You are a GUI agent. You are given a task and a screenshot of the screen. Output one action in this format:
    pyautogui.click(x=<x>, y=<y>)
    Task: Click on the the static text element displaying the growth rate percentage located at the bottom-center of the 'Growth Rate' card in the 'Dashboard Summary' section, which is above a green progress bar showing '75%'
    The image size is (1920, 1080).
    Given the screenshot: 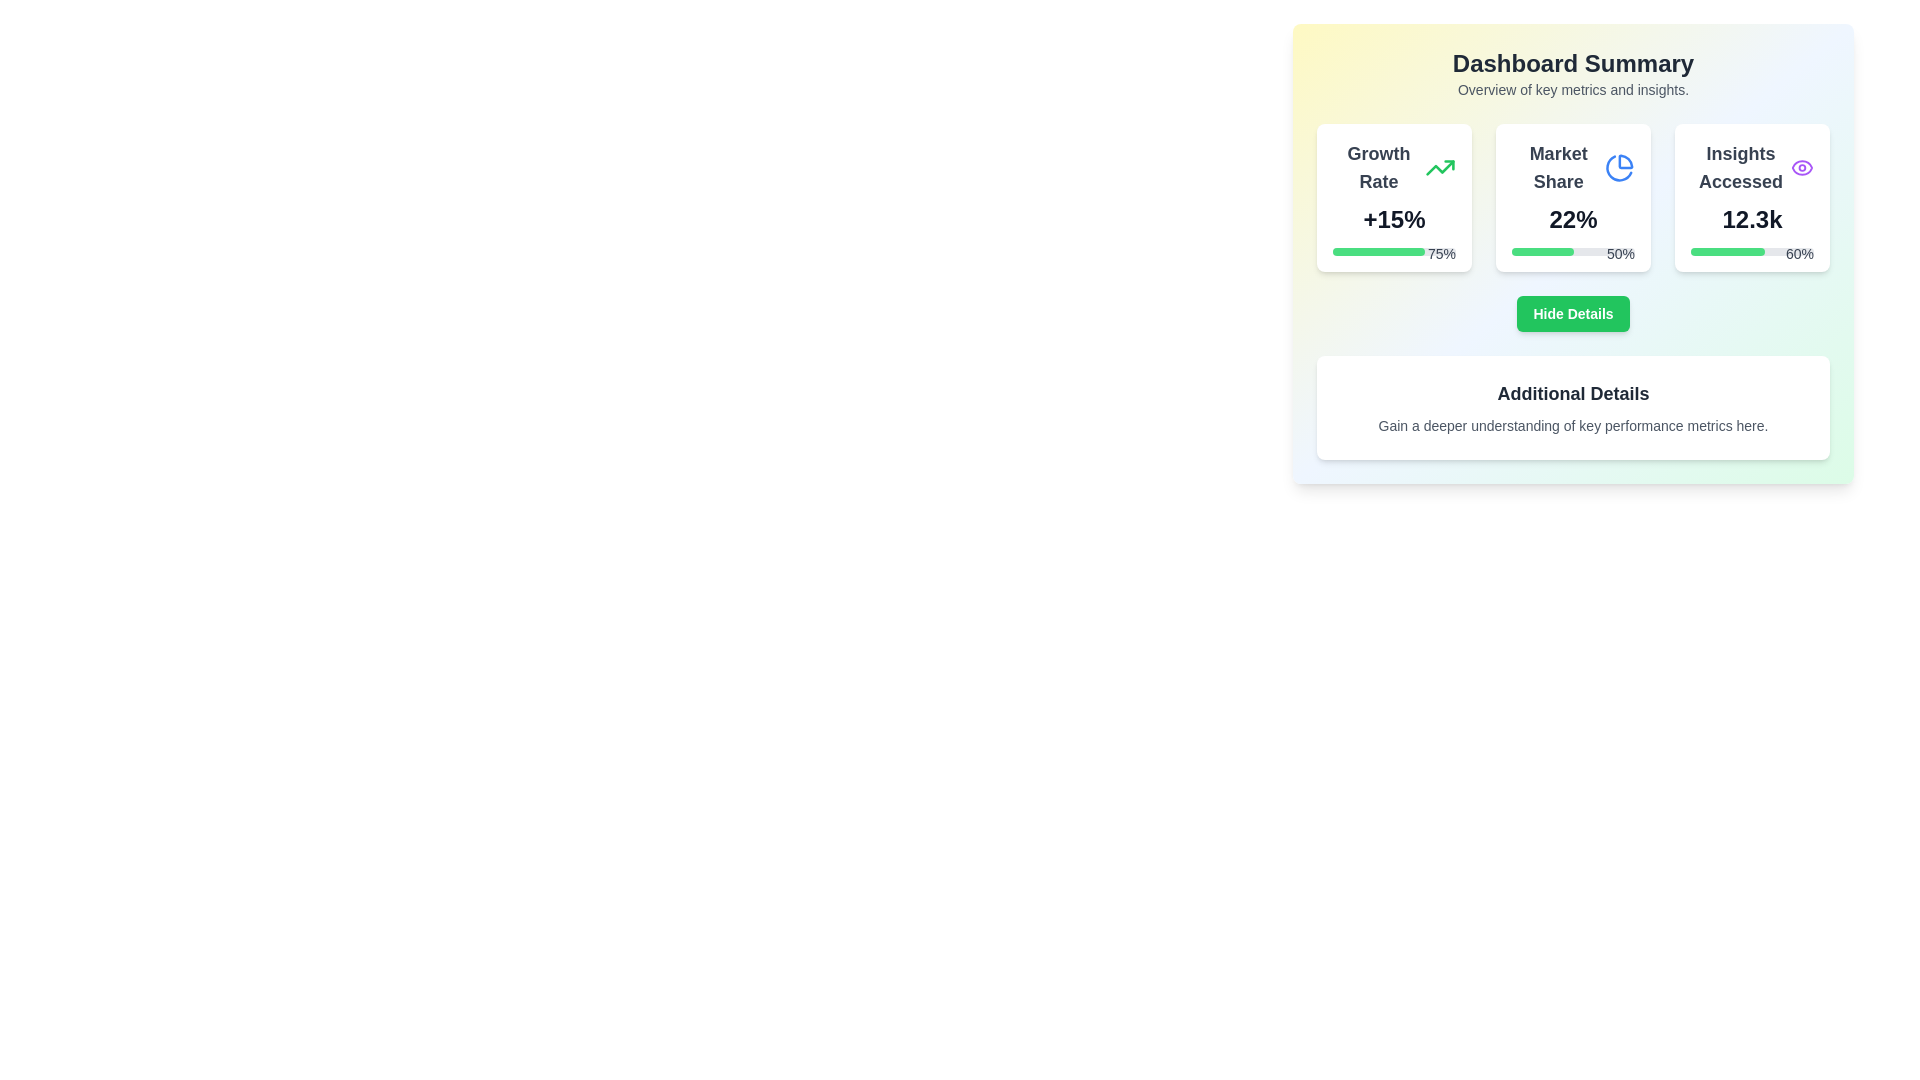 What is the action you would take?
    pyautogui.click(x=1393, y=219)
    